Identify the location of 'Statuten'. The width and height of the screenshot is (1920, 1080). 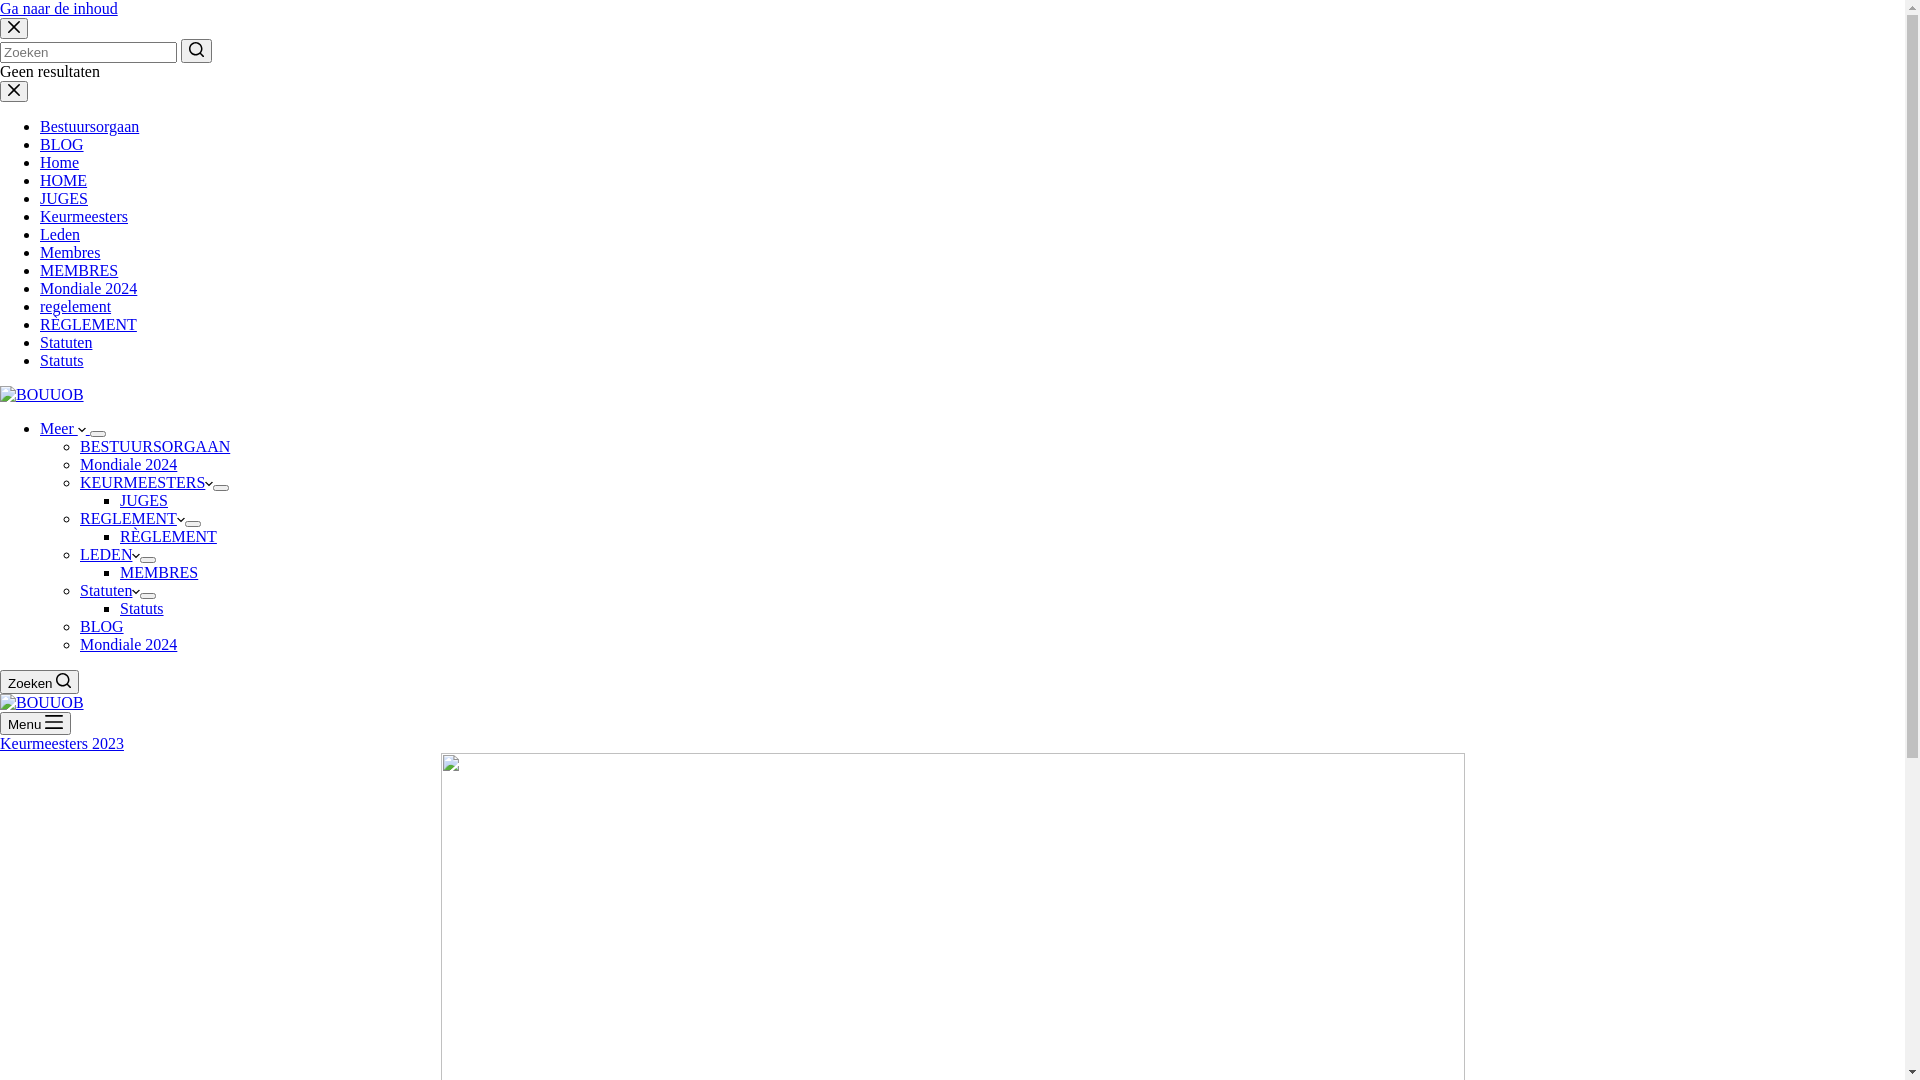
(39, 341).